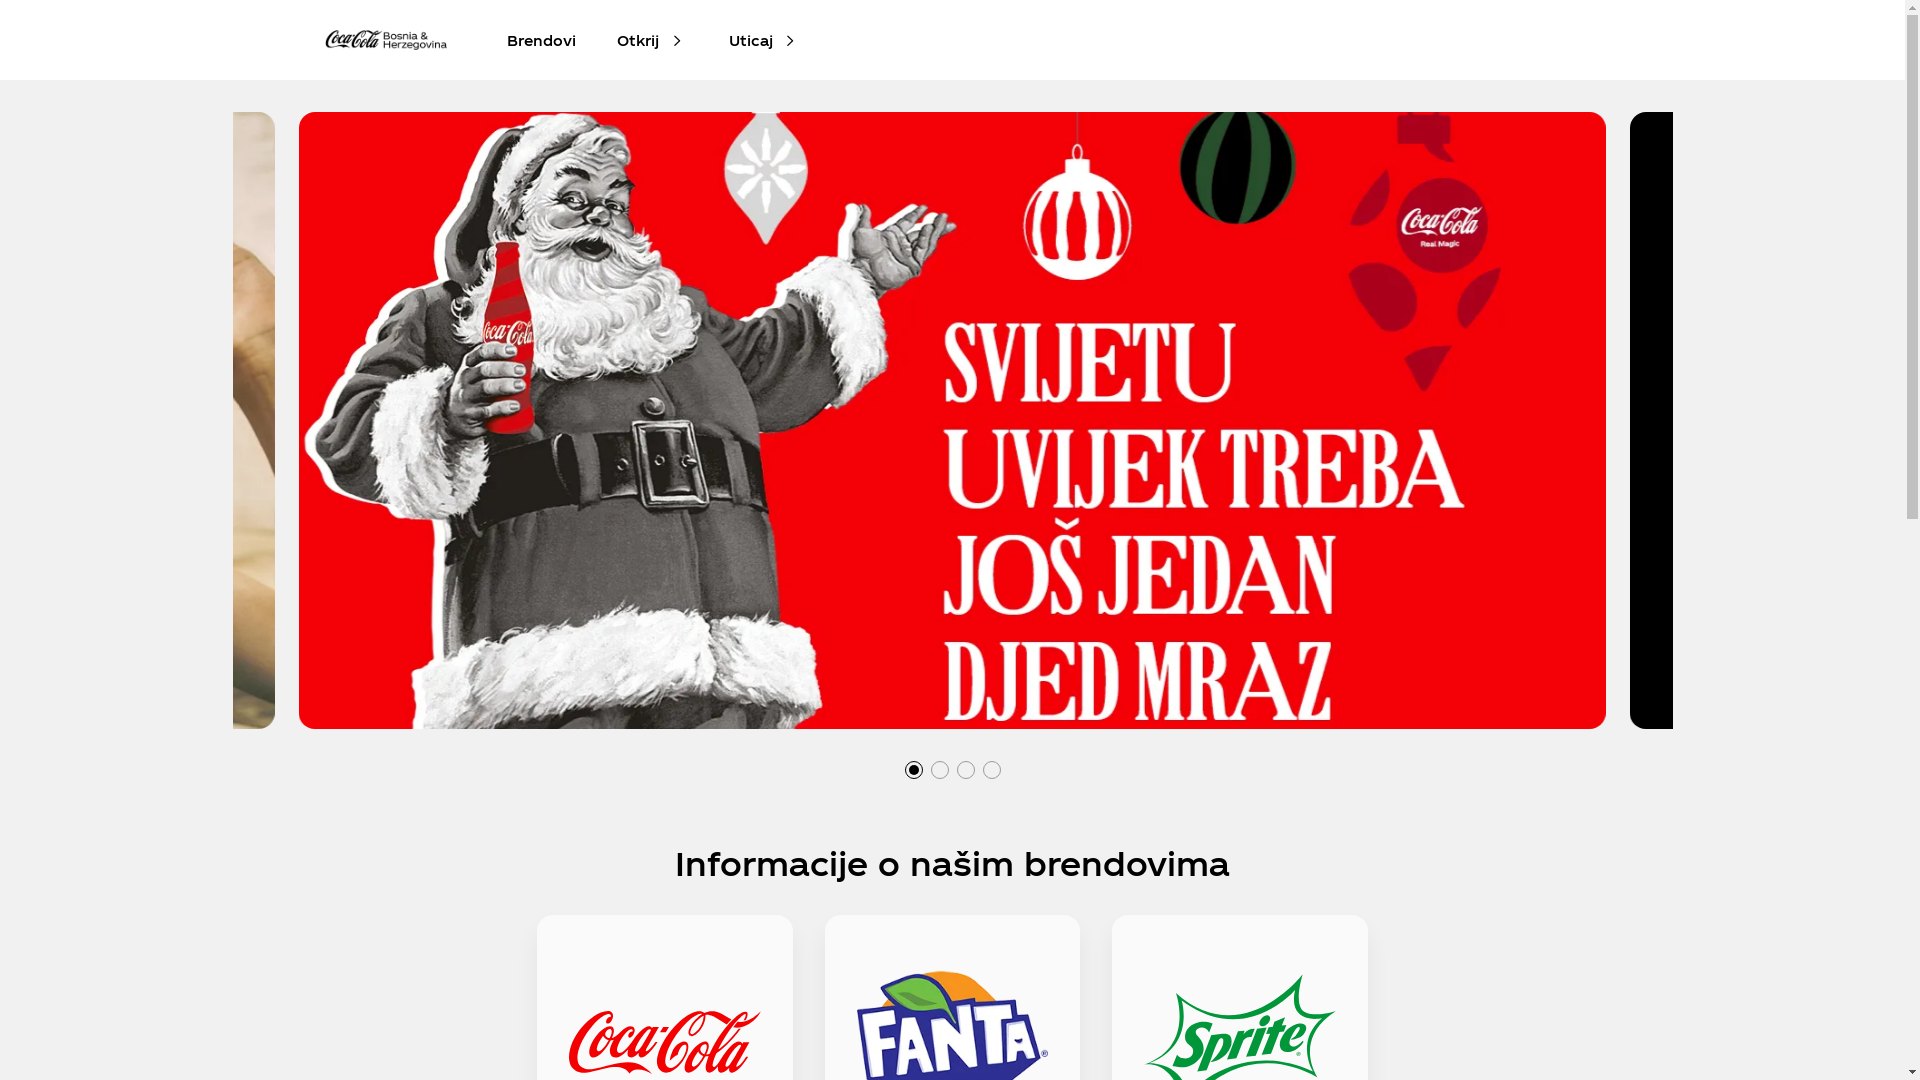  What do you see at coordinates (636, 39) in the screenshot?
I see `'Otkrij'` at bounding box center [636, 39].